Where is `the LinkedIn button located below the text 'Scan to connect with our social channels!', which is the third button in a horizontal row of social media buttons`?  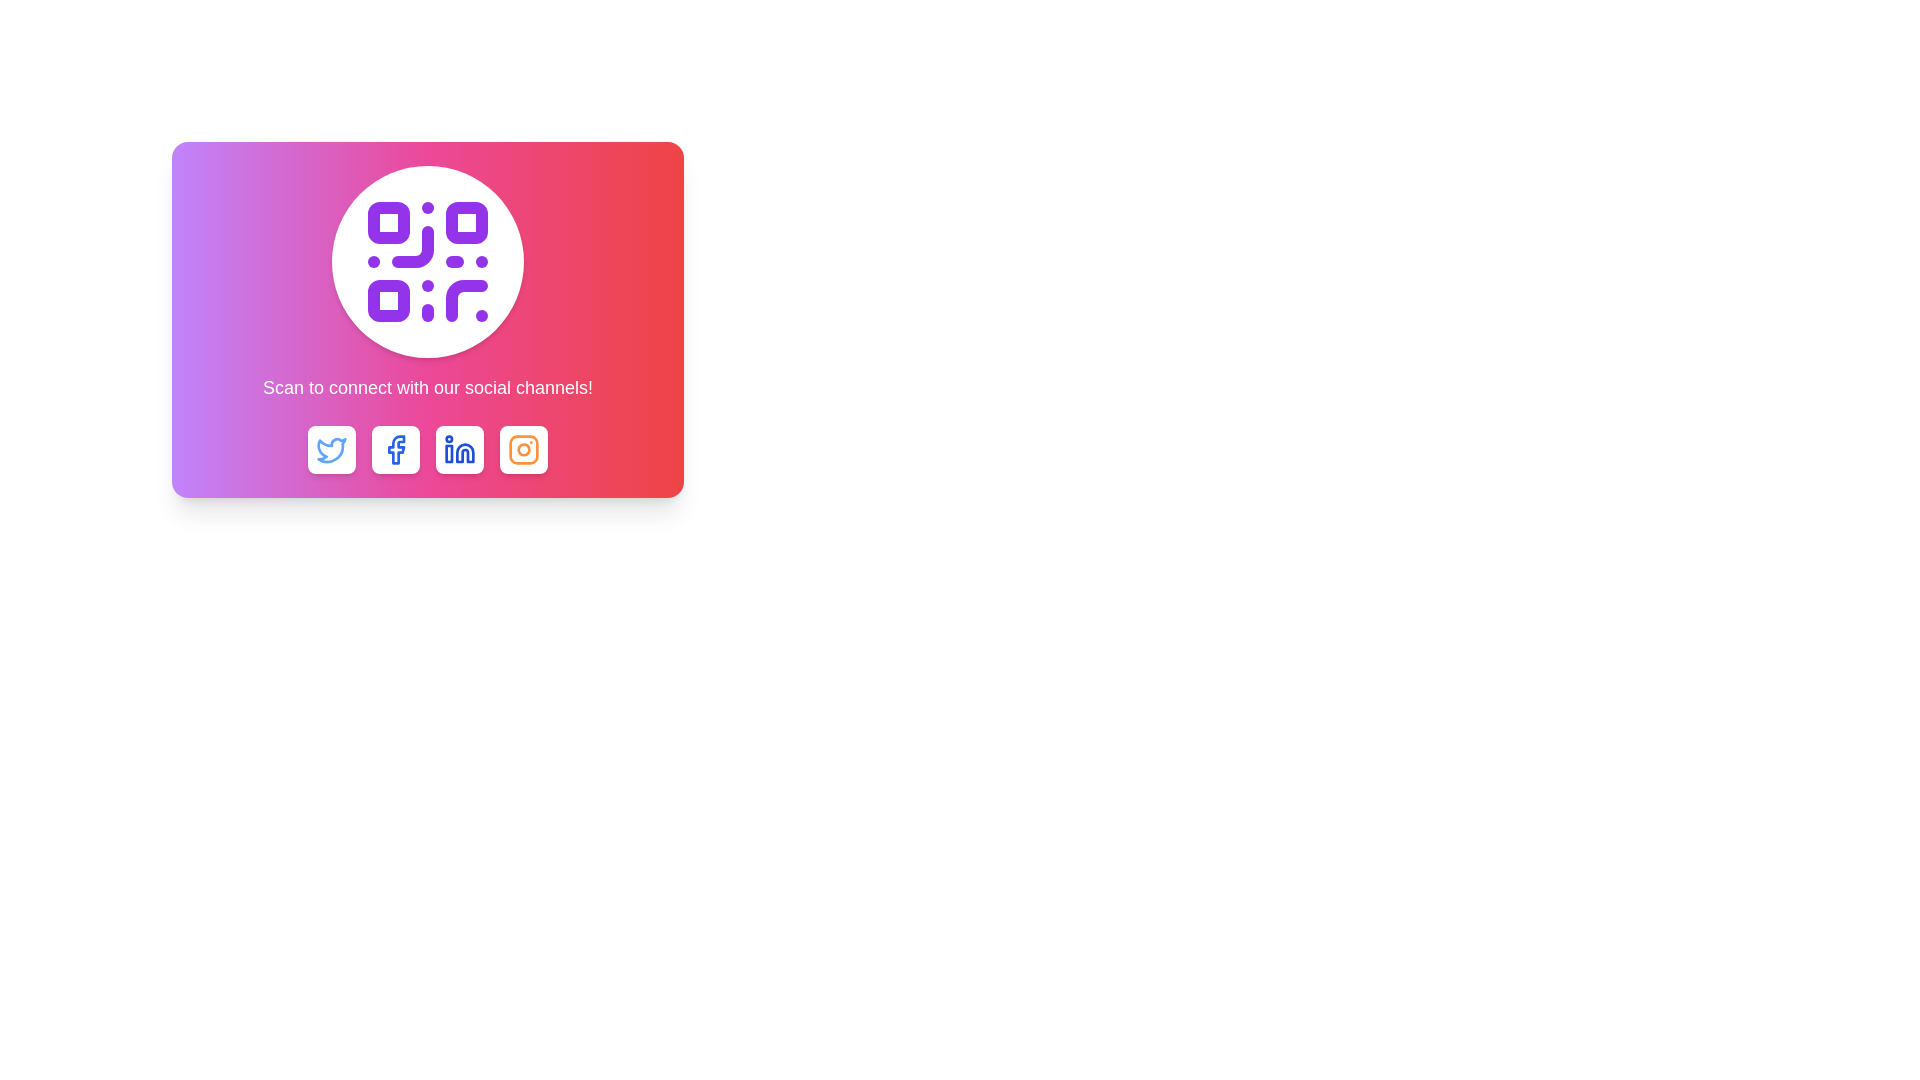 the LinkedIn button located below the text 'Scan to connect with our social channels!', which is the third button in a horizontal row of social media buttons is located at coordinates (459, 450).